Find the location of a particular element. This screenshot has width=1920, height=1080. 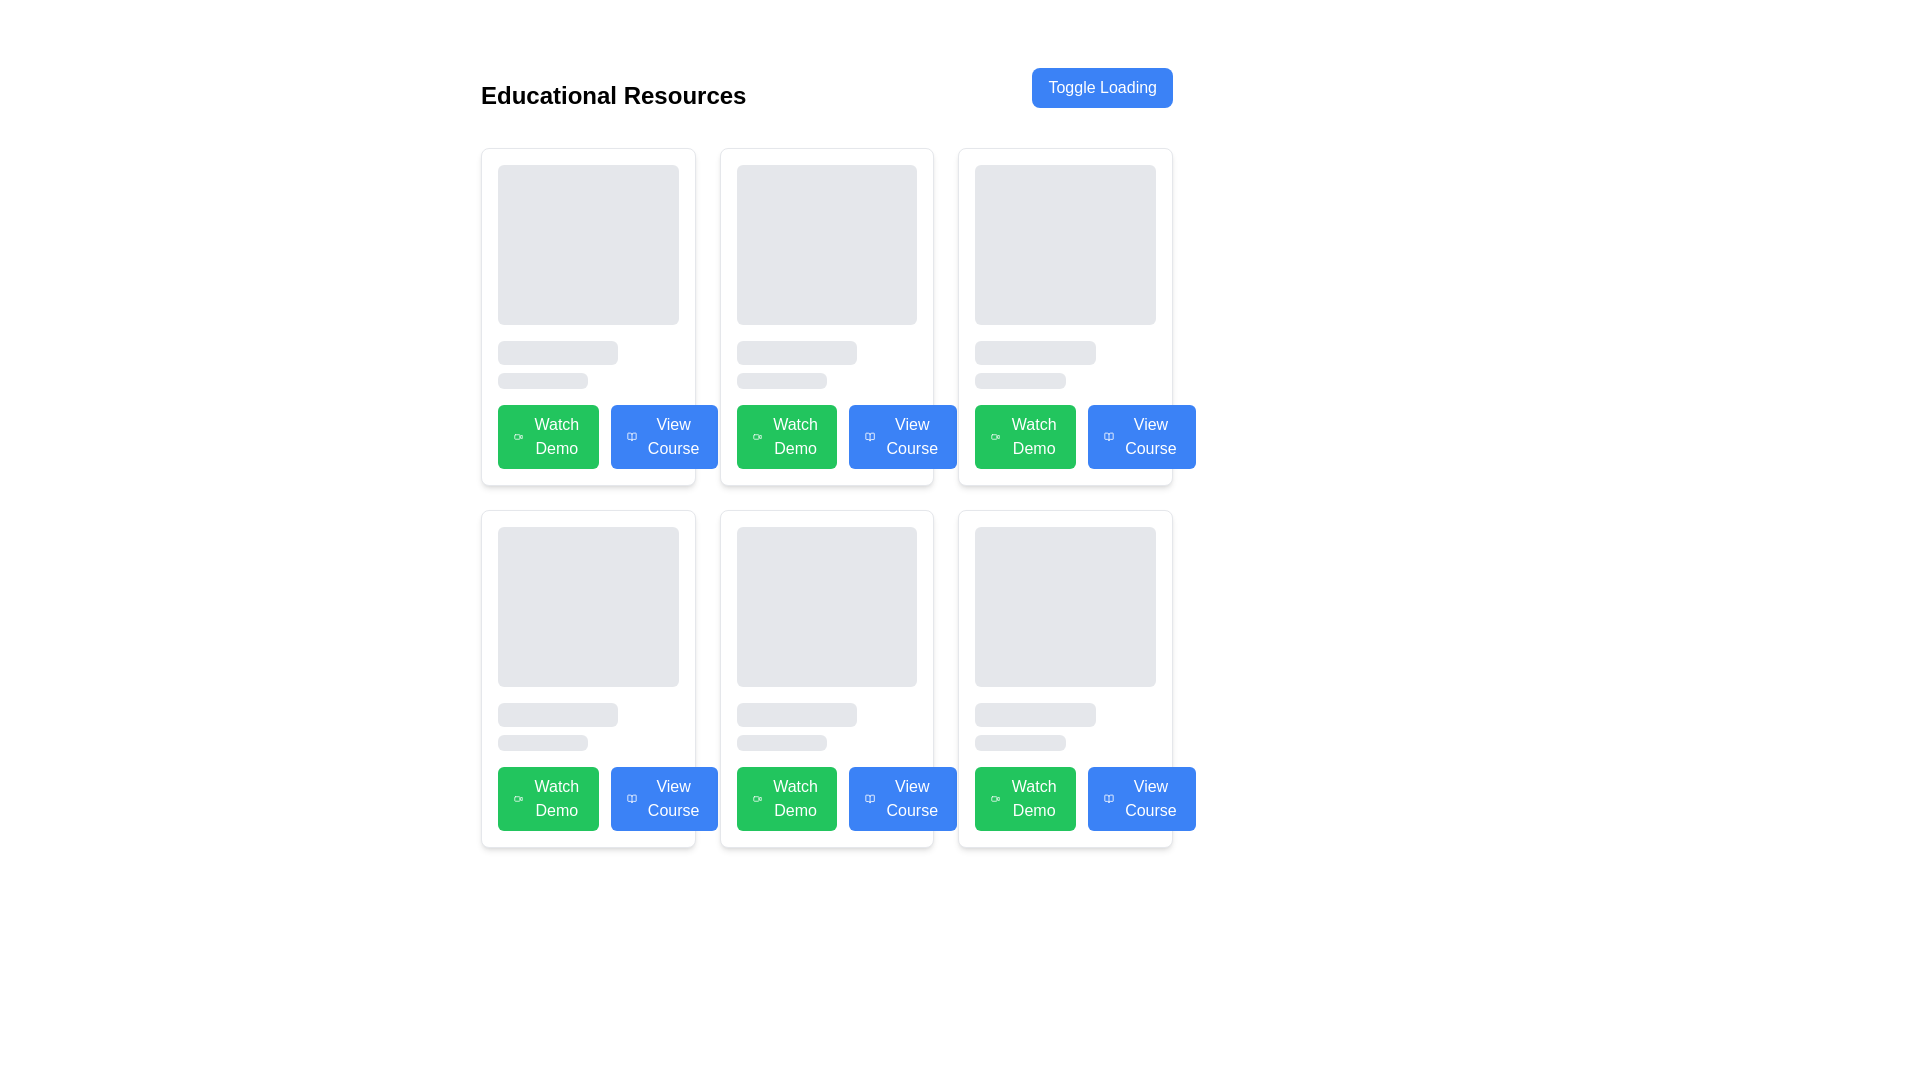

the button located in the bottom-left corner of the second card in the bottom row of the grid layout to navigate via keyboard is located at coordinates (548, 797).